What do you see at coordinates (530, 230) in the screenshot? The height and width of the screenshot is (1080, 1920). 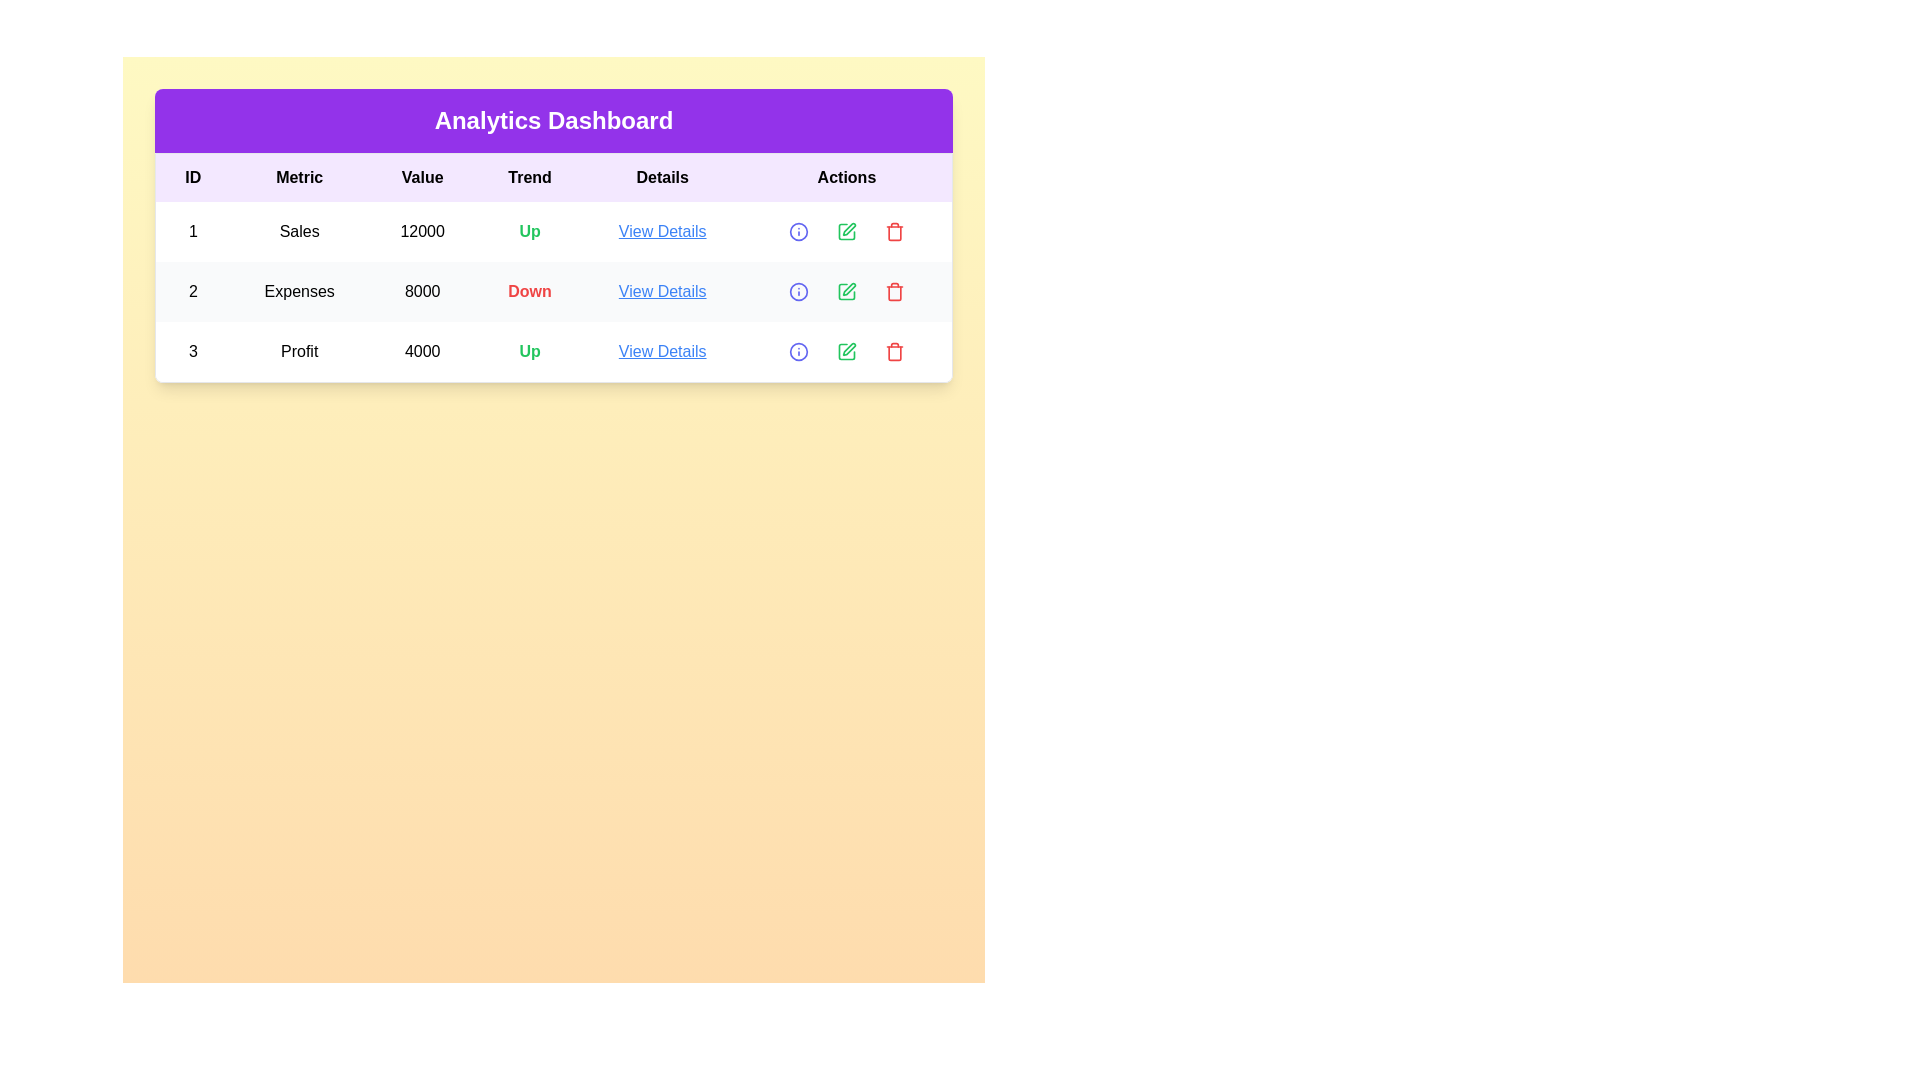 I see `text label indicating a positive trend in the 'Trend' column of the first row in the 'Analytics Dashboard' table` at bounding box center [530, 230].